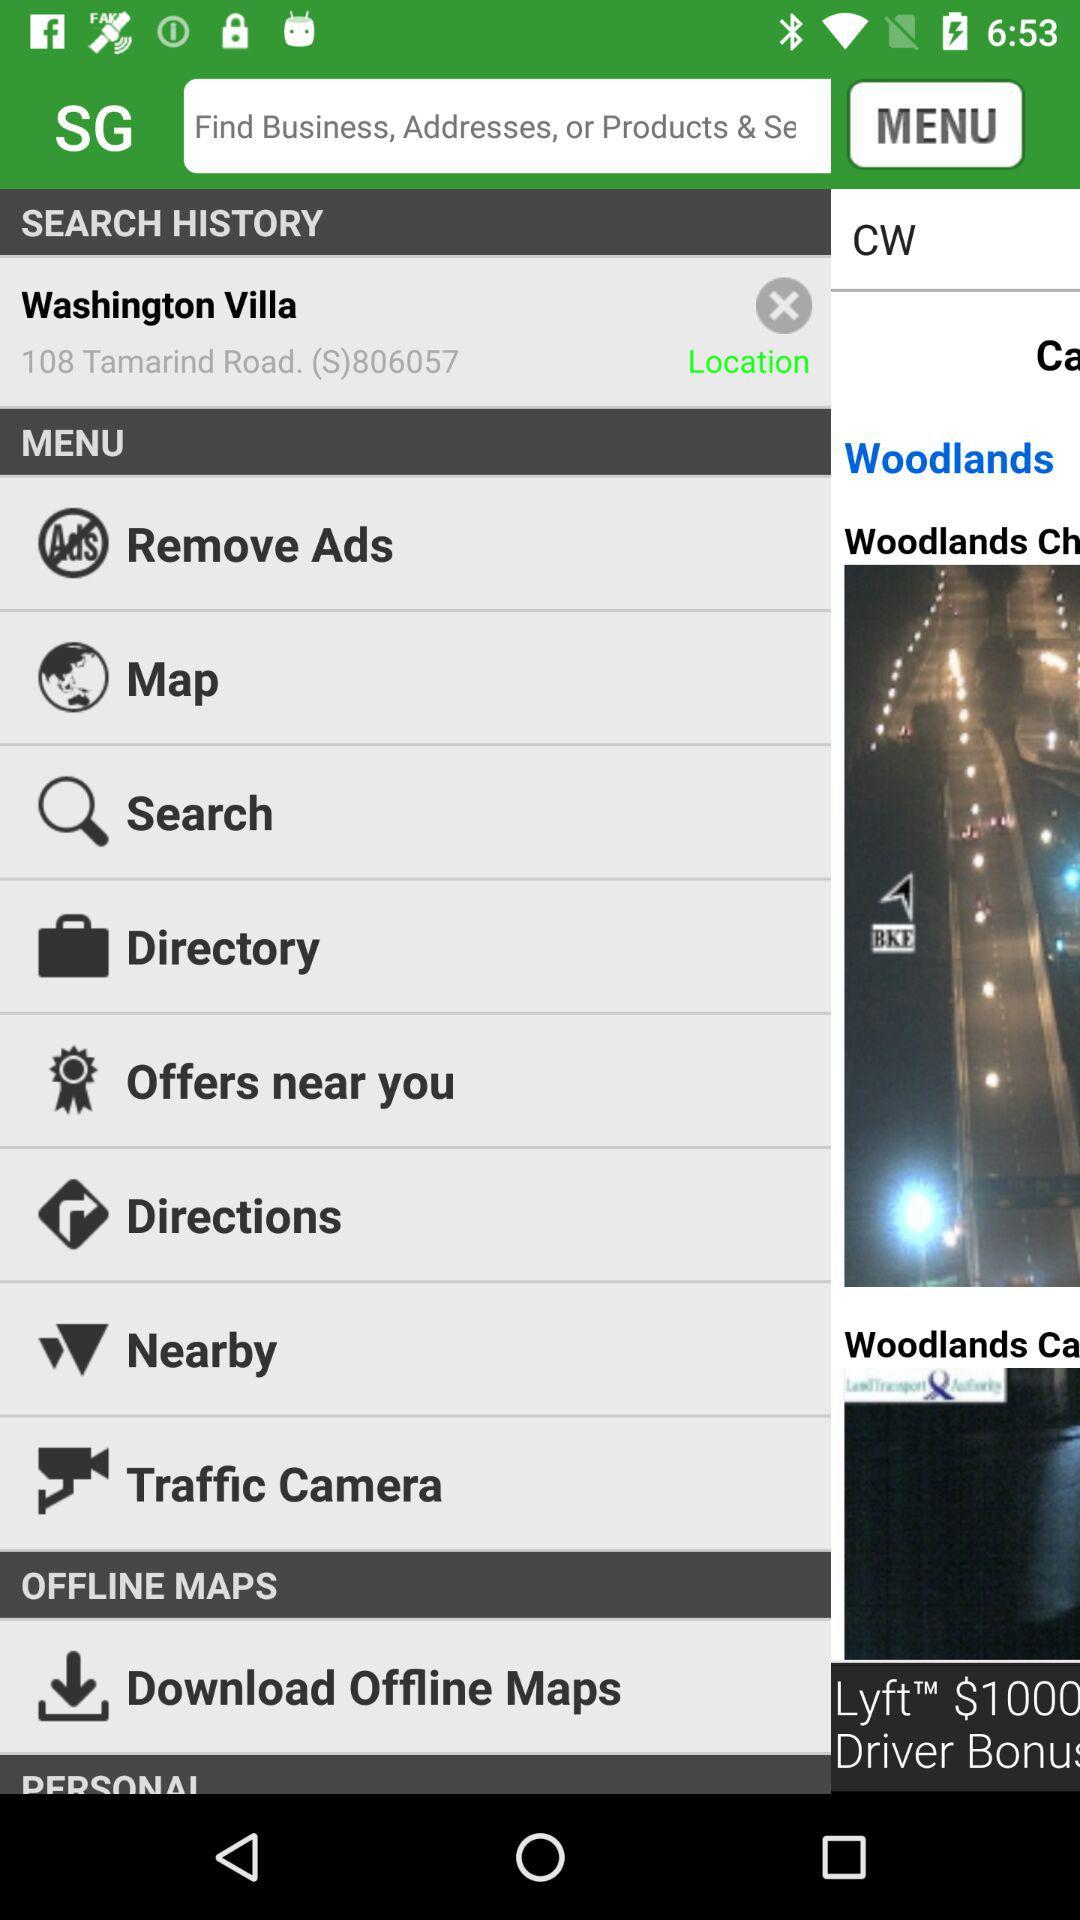 The image size is (1080, 1920). I want to click on the menu option, so click(967, 124).